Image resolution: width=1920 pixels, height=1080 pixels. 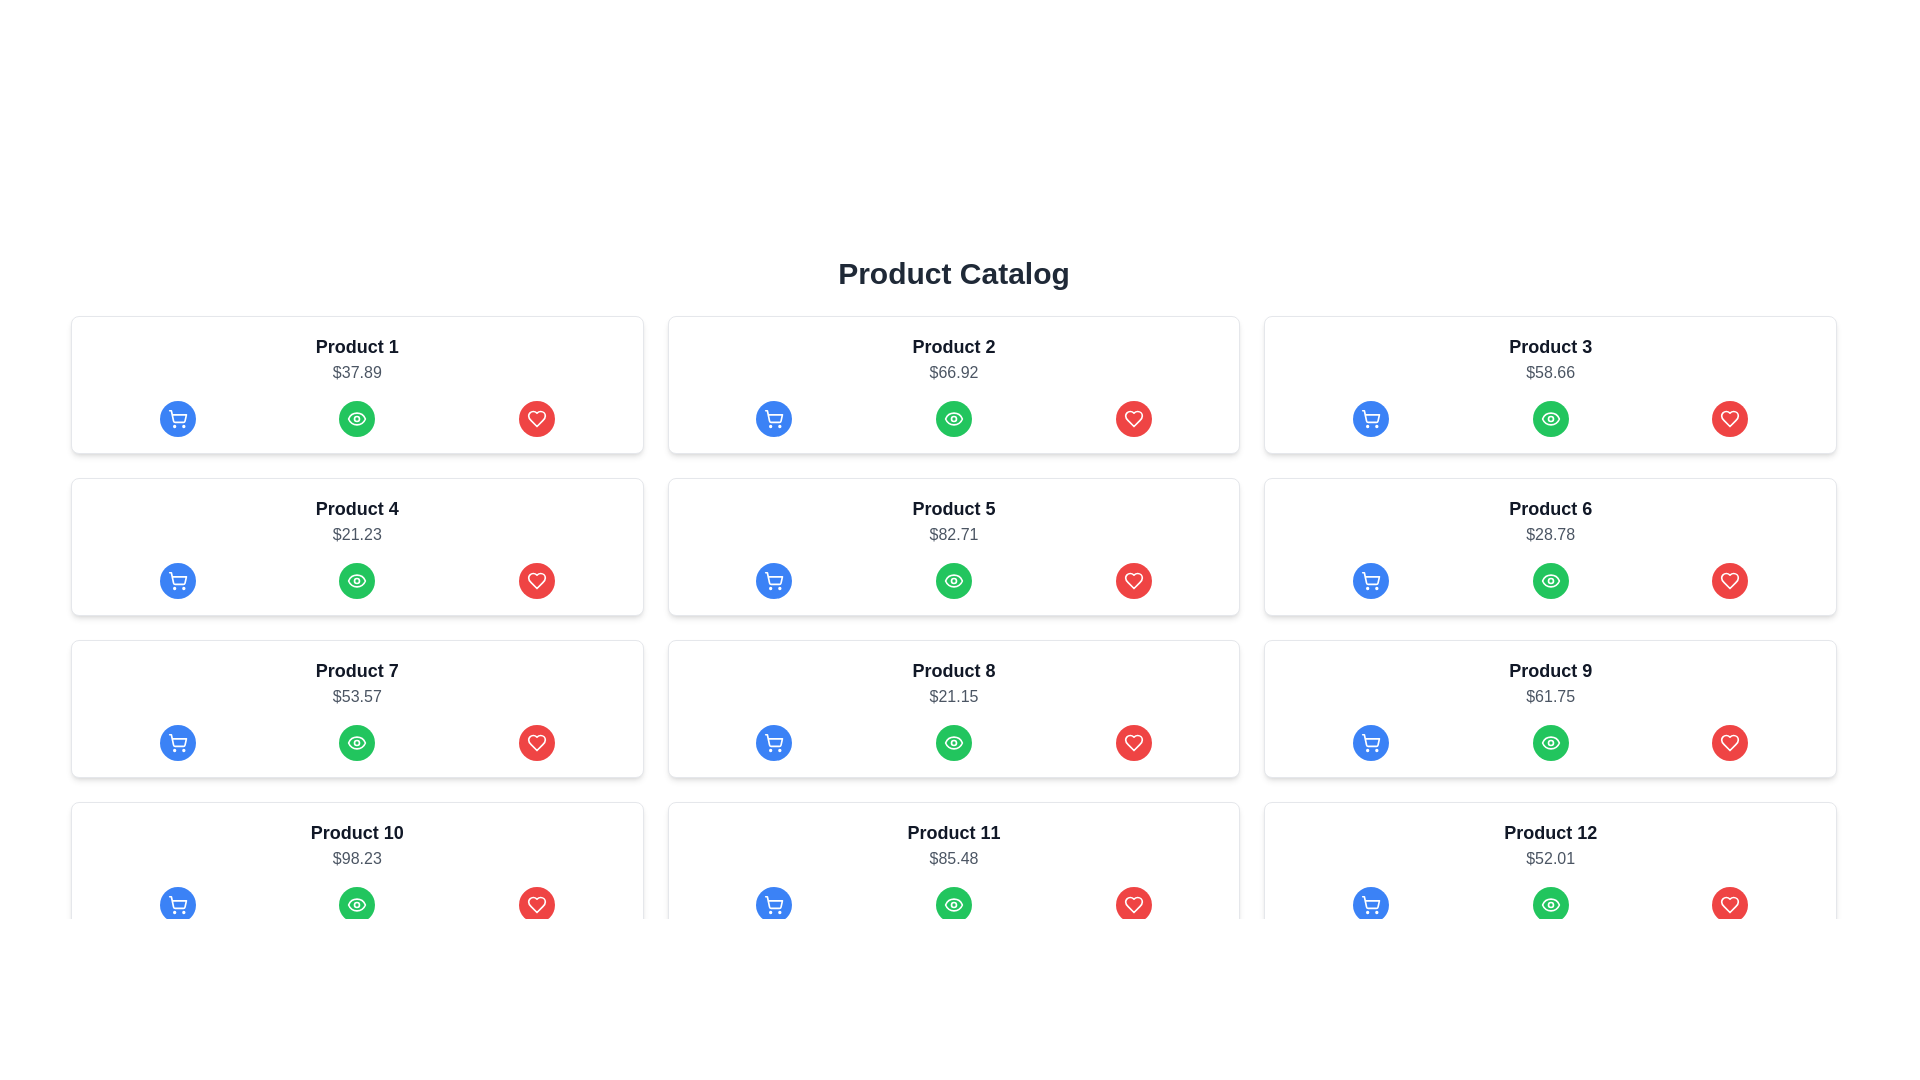 I want to click on the eye icon within the green circular button located in the card for 'Product 10', positioned above the 'heart' button and to the right of the 'cart' button, so click(x=357, y=743).